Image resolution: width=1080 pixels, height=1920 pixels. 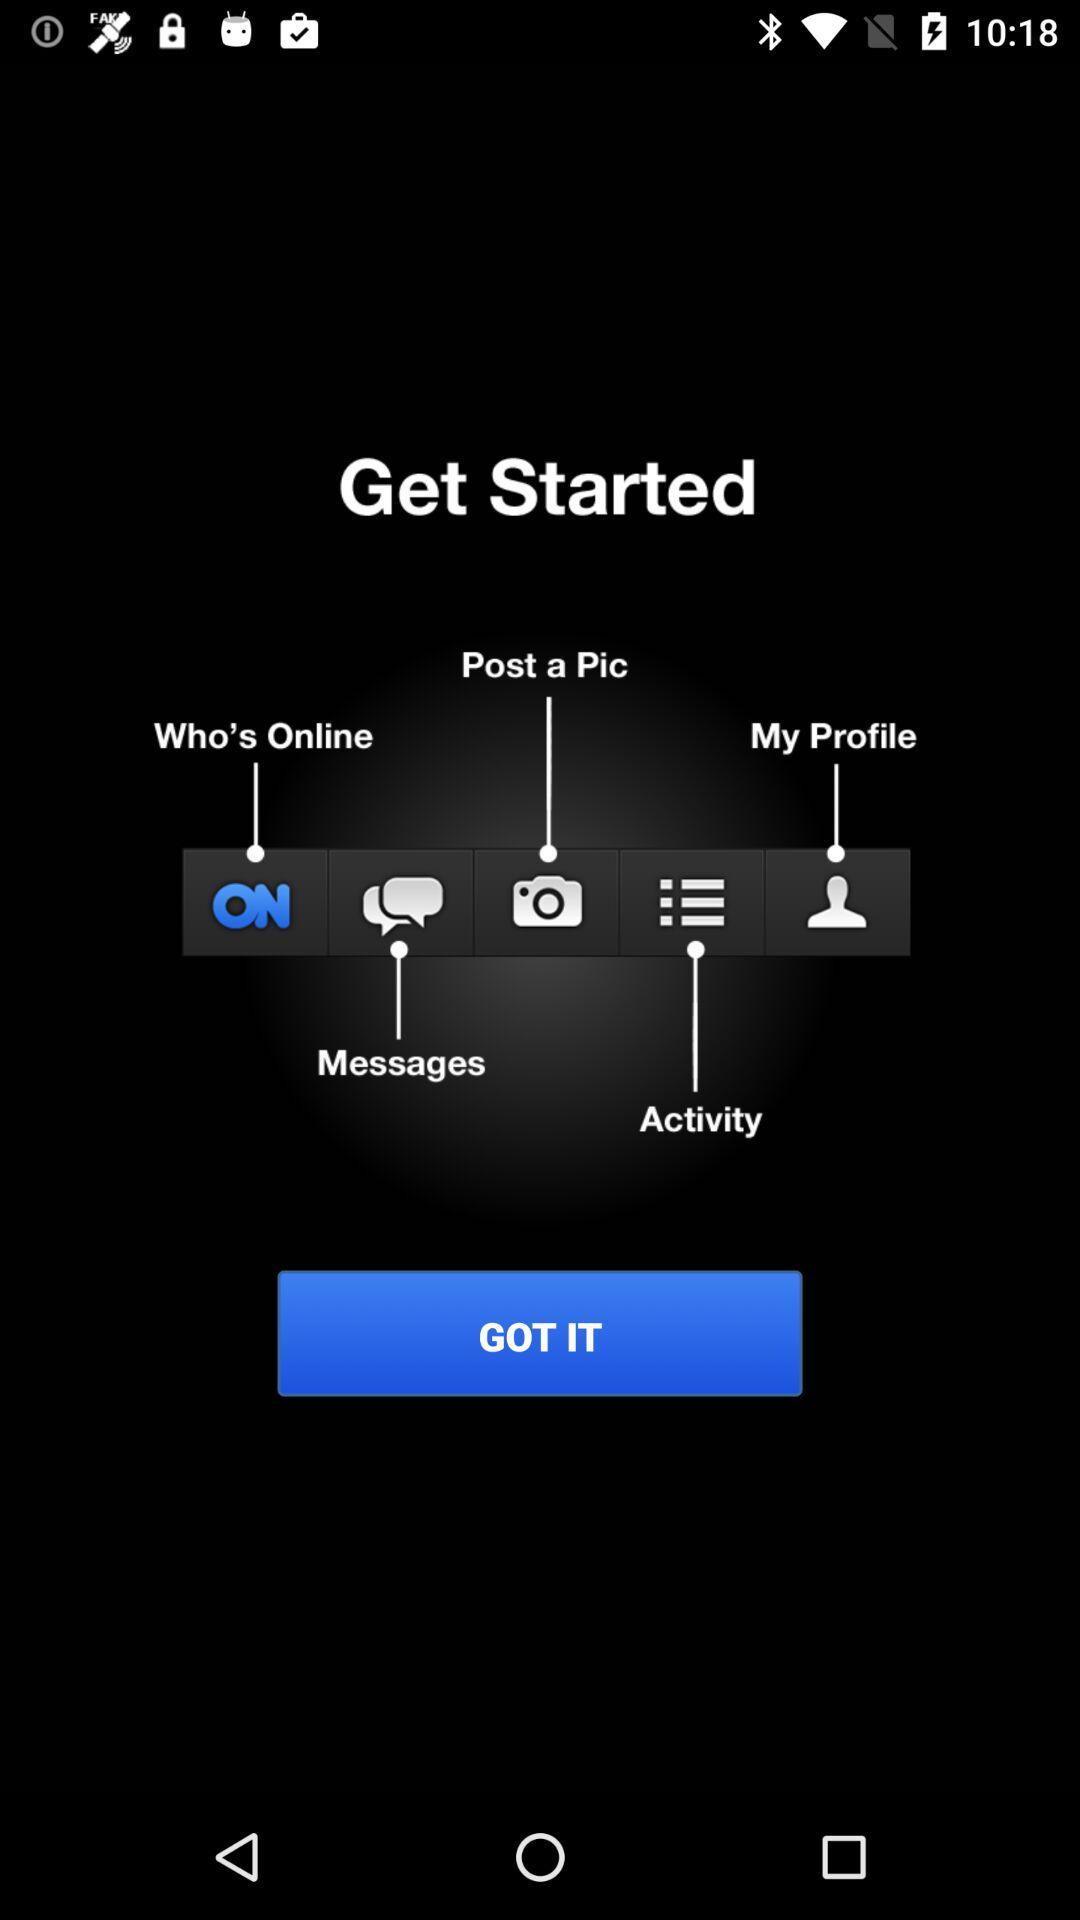 What do you see at coordinates (540, 1336) in the screenshot?
I see `the got it icon` at bounding box center [540, 1336].